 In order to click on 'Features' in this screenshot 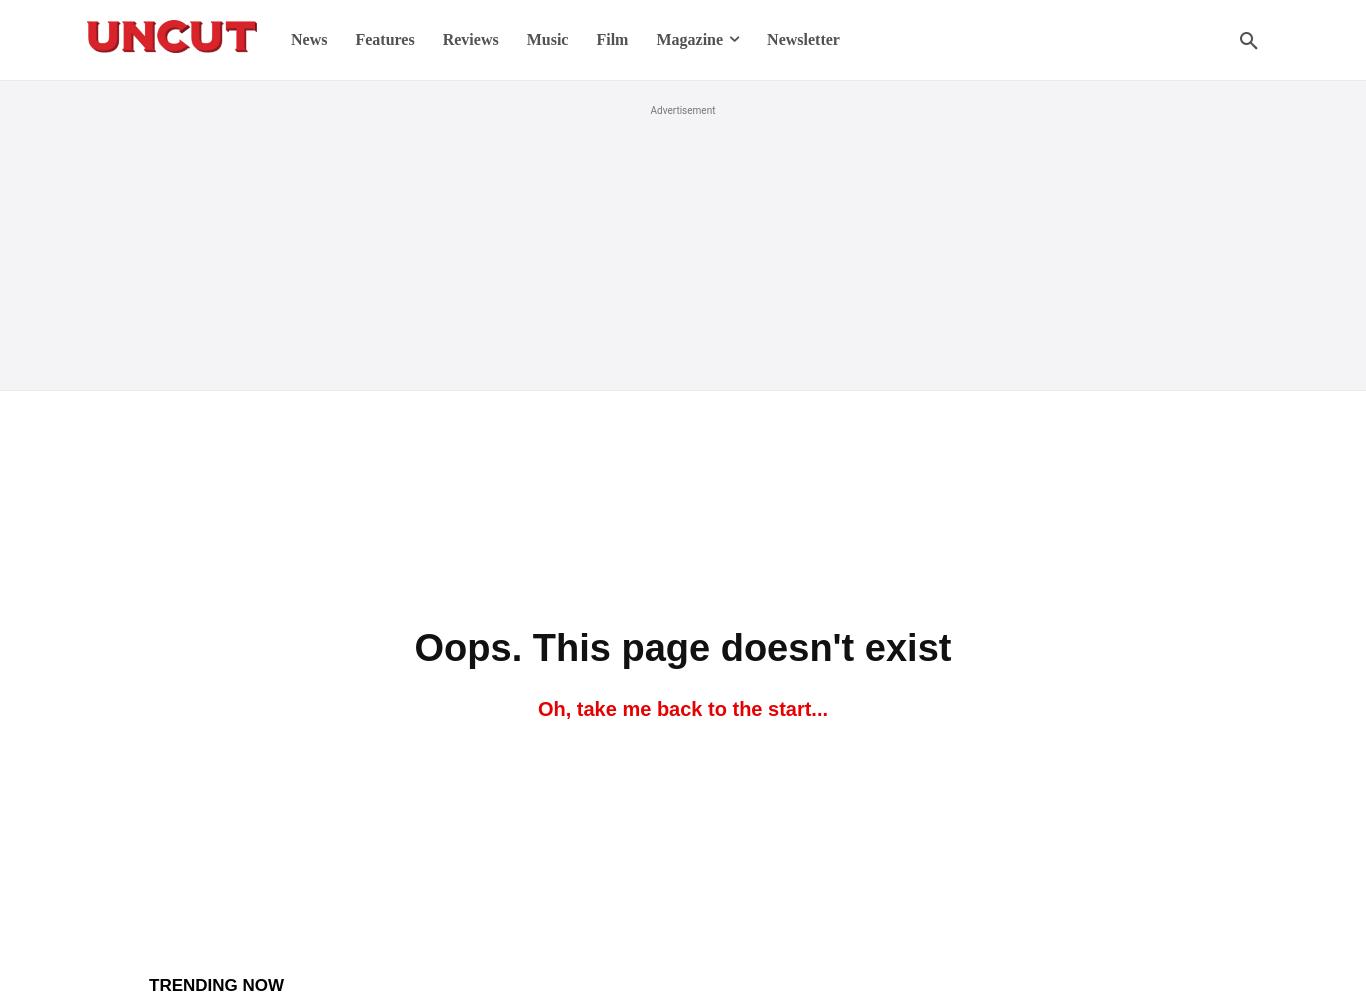, I will do `click(383, 39)`.